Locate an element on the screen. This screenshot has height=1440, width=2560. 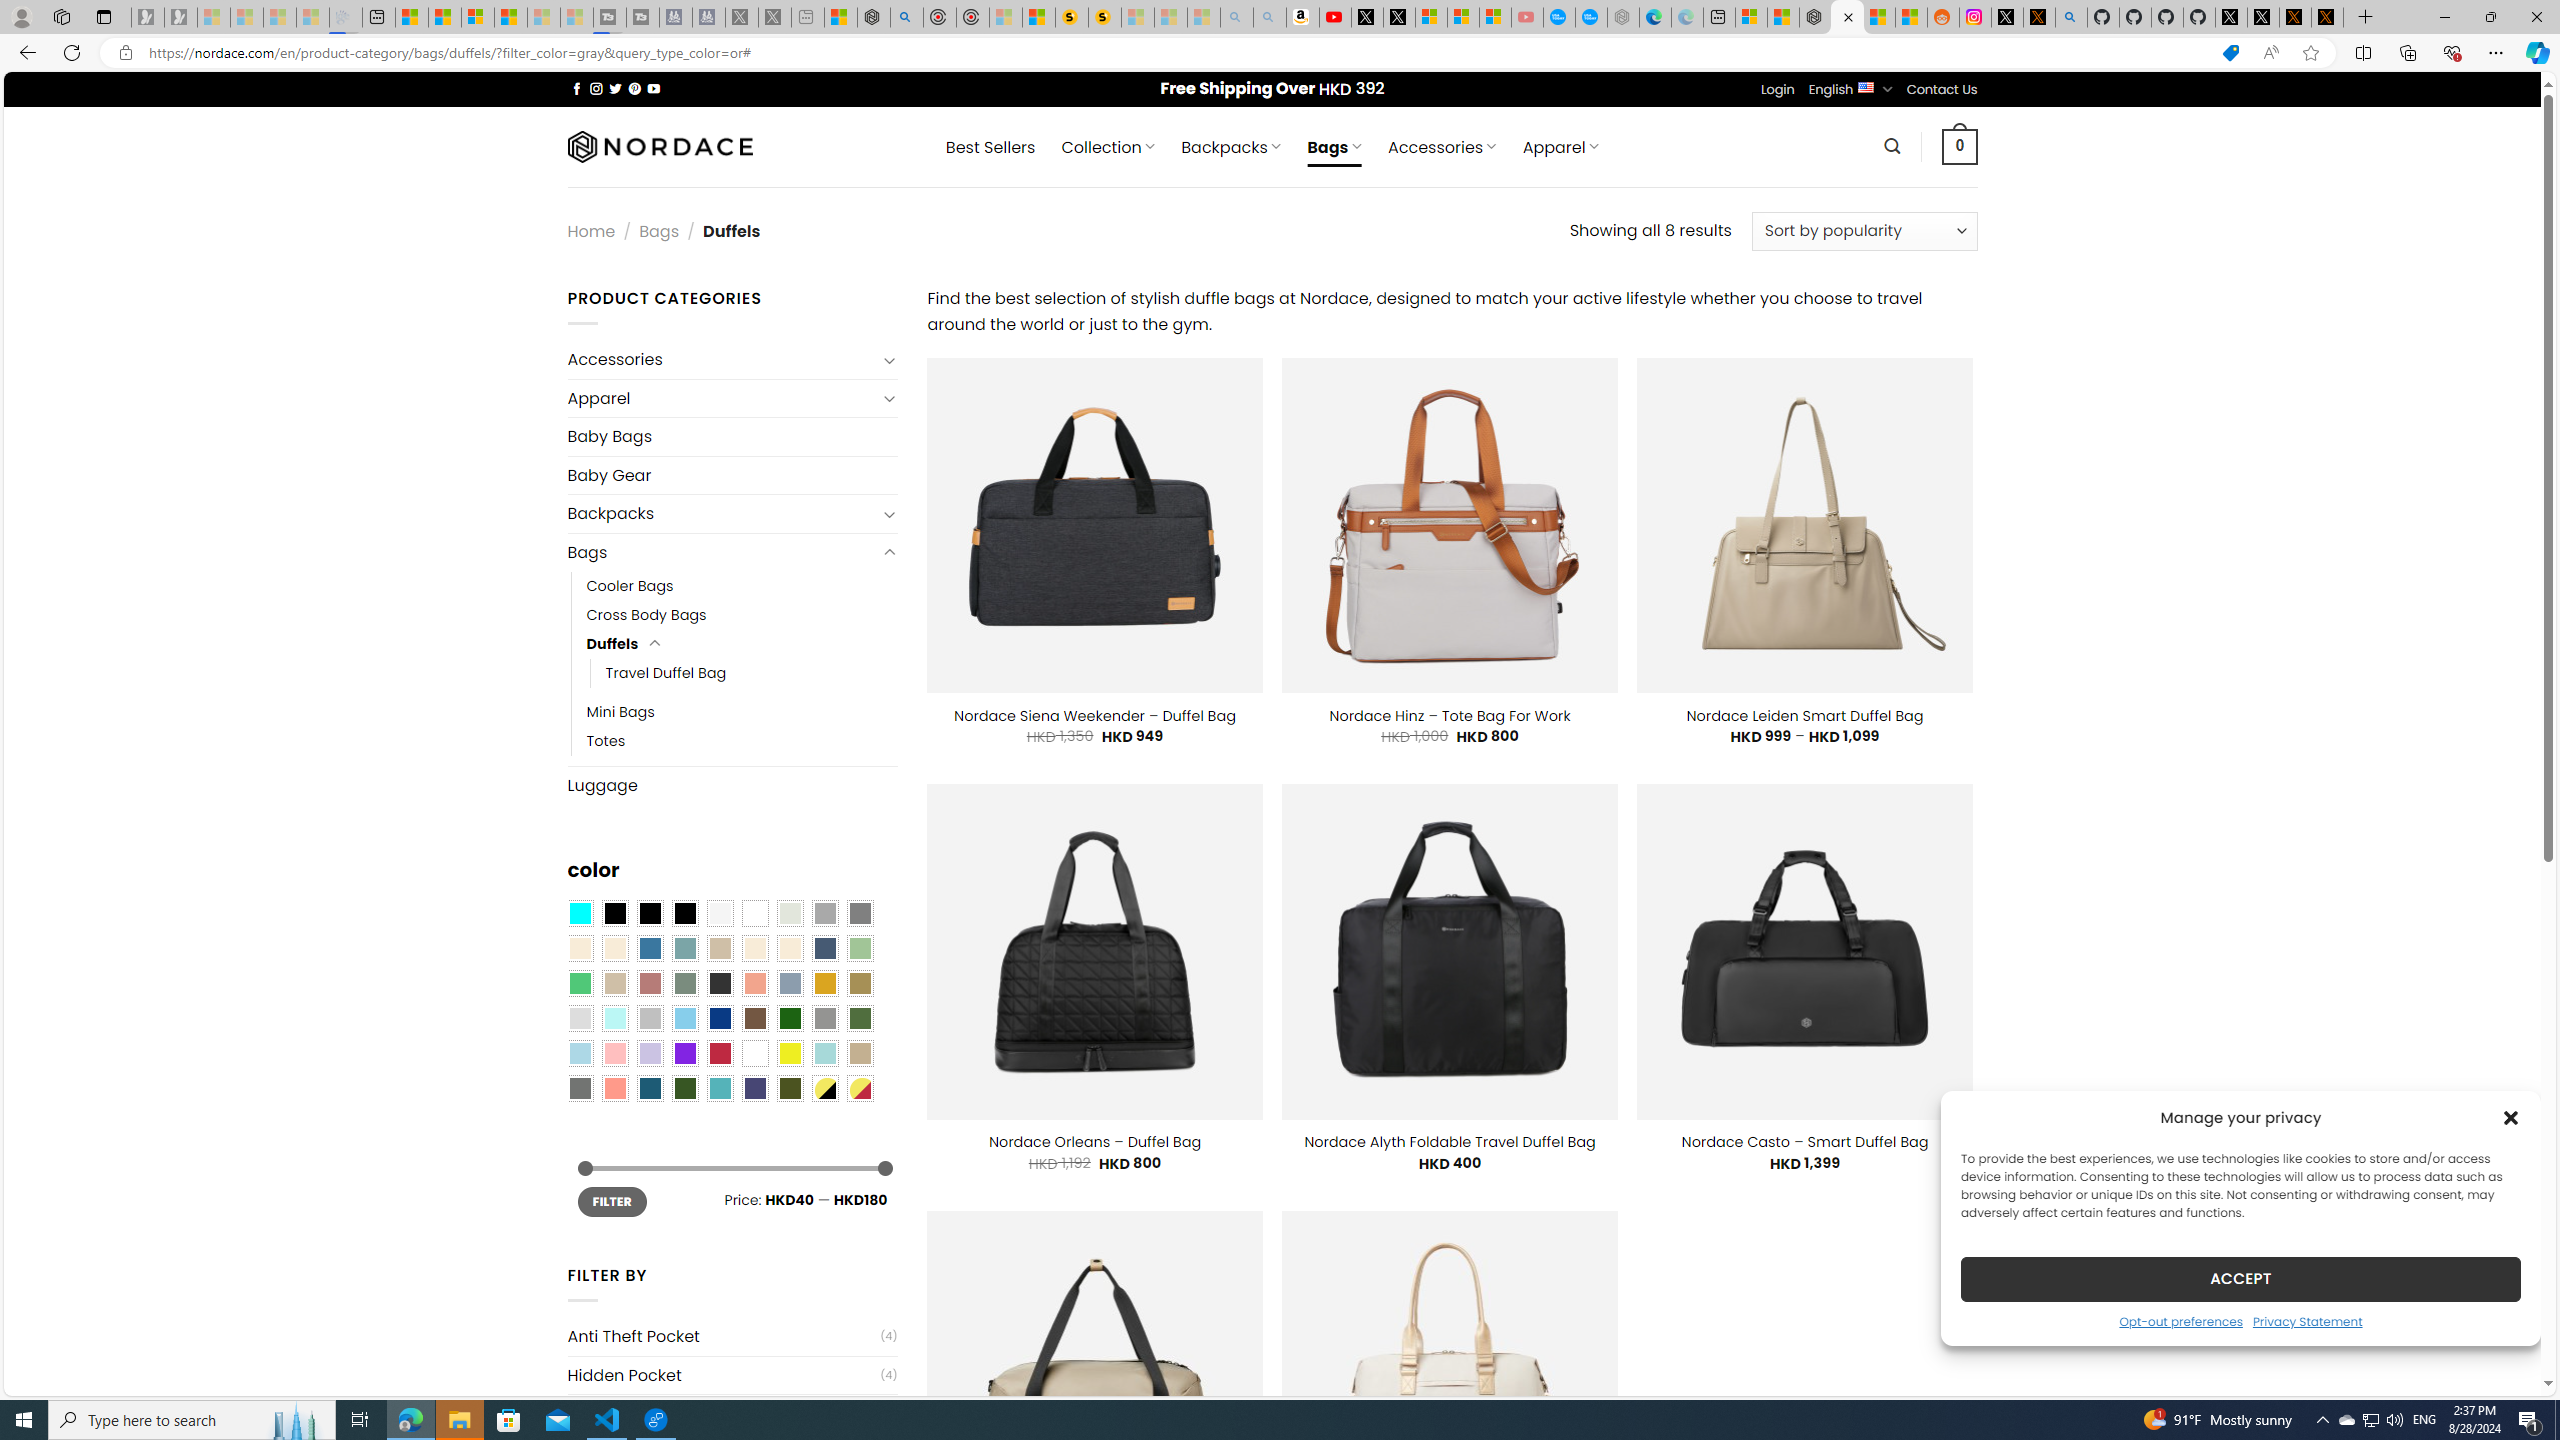
'Travel Duffel Bag' is located at coordinates (751, 673).